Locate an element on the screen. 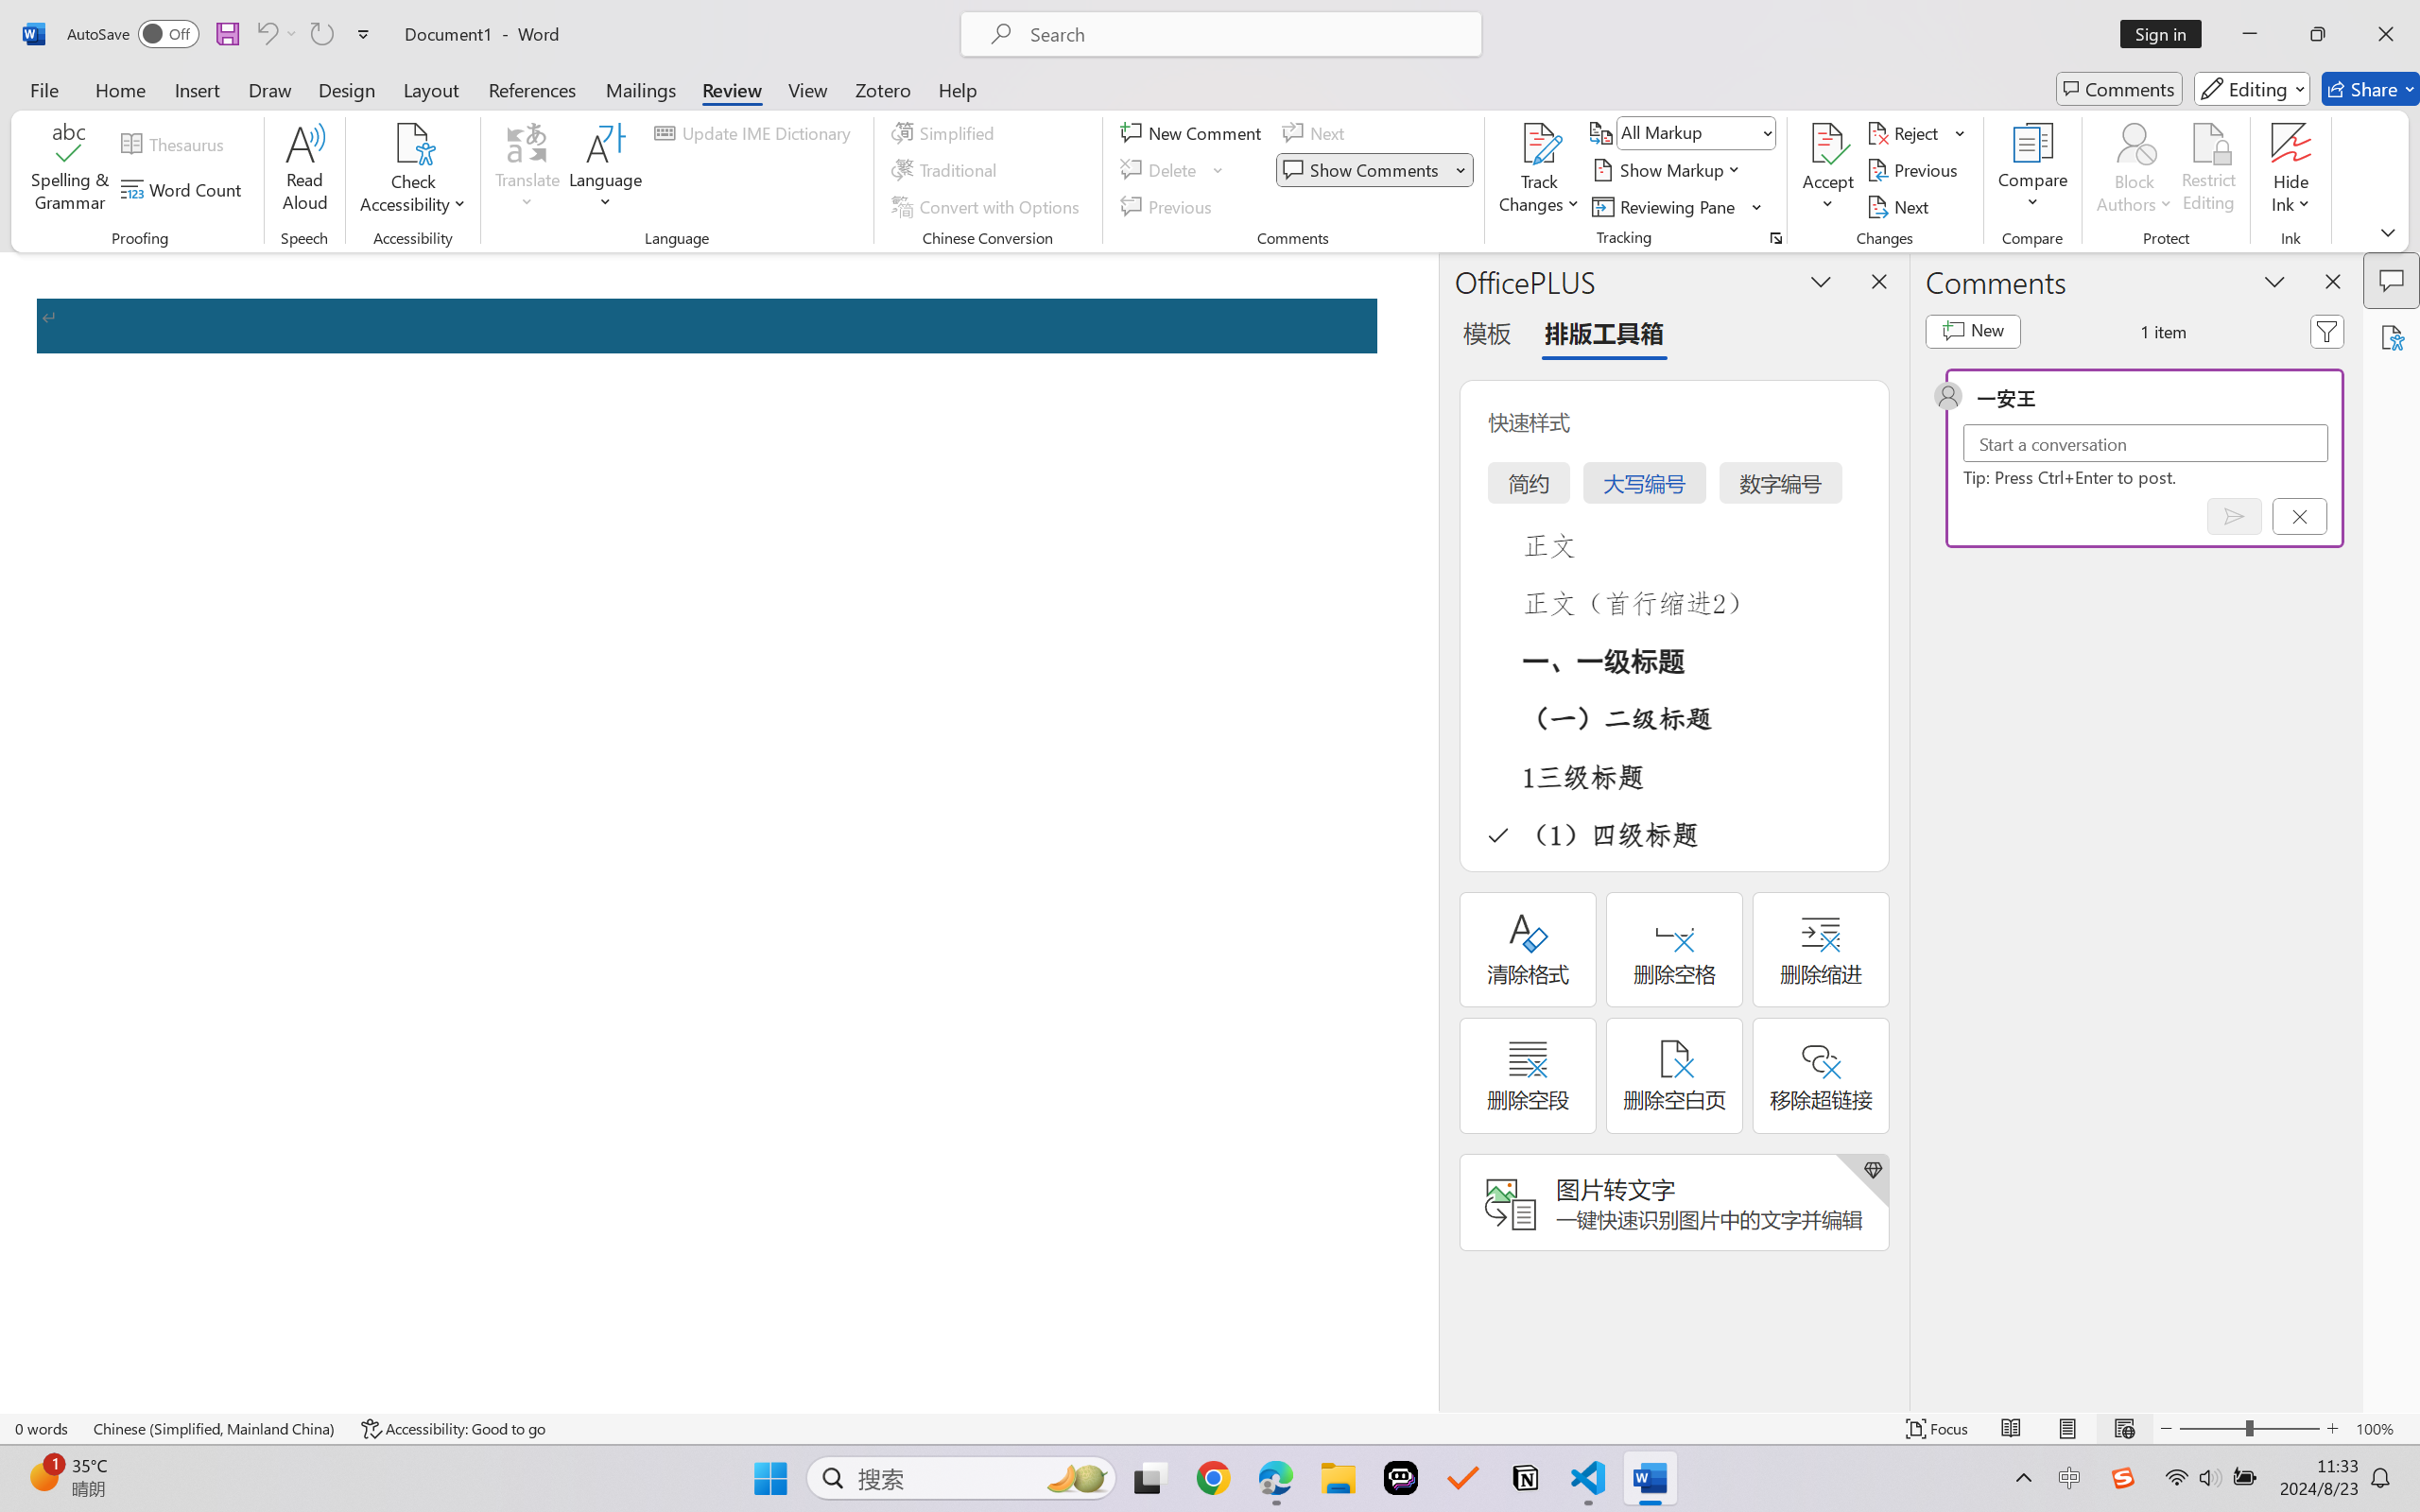 This screenshot has width=2420, height=1512. 'Undo Apply Quick Style Set' is located at coordinates (265, 33).